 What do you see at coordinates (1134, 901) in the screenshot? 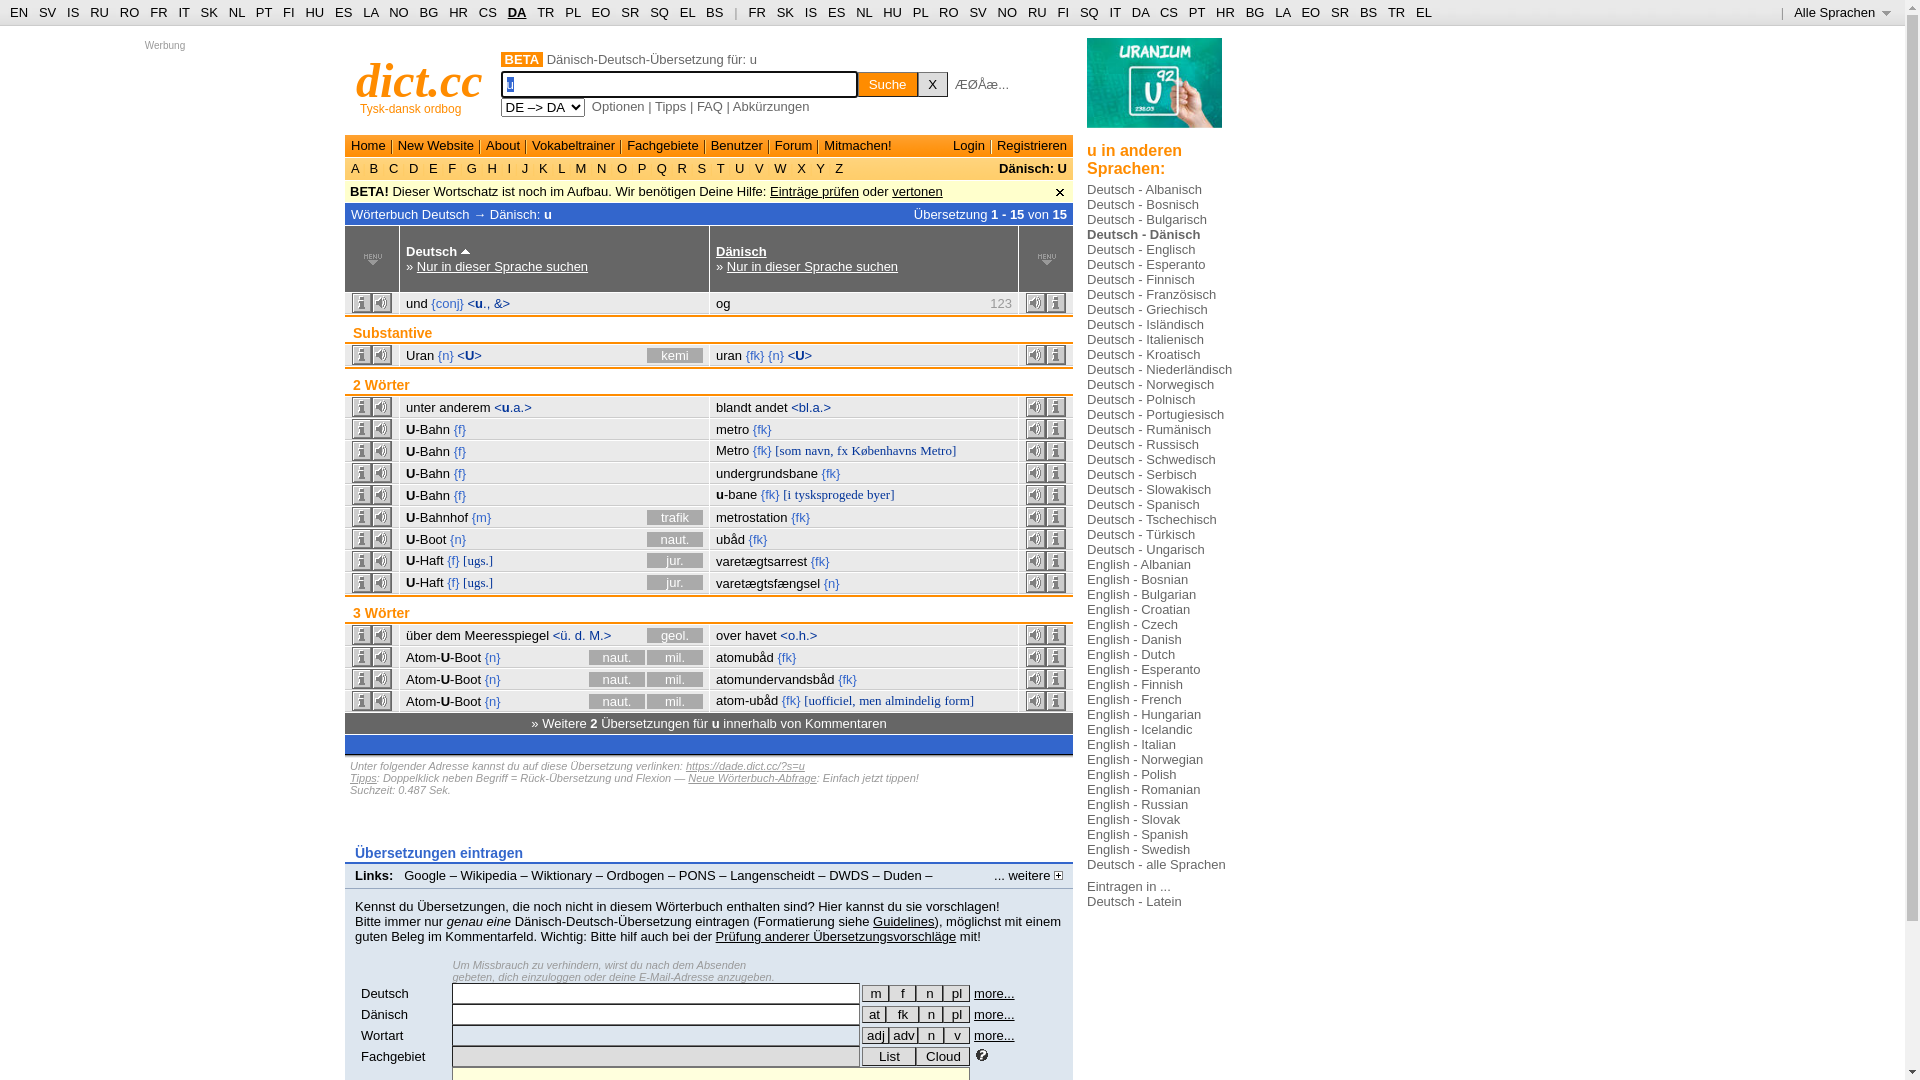
I see `'Deutsch - Latein'` at bounding box center [1134, 901].